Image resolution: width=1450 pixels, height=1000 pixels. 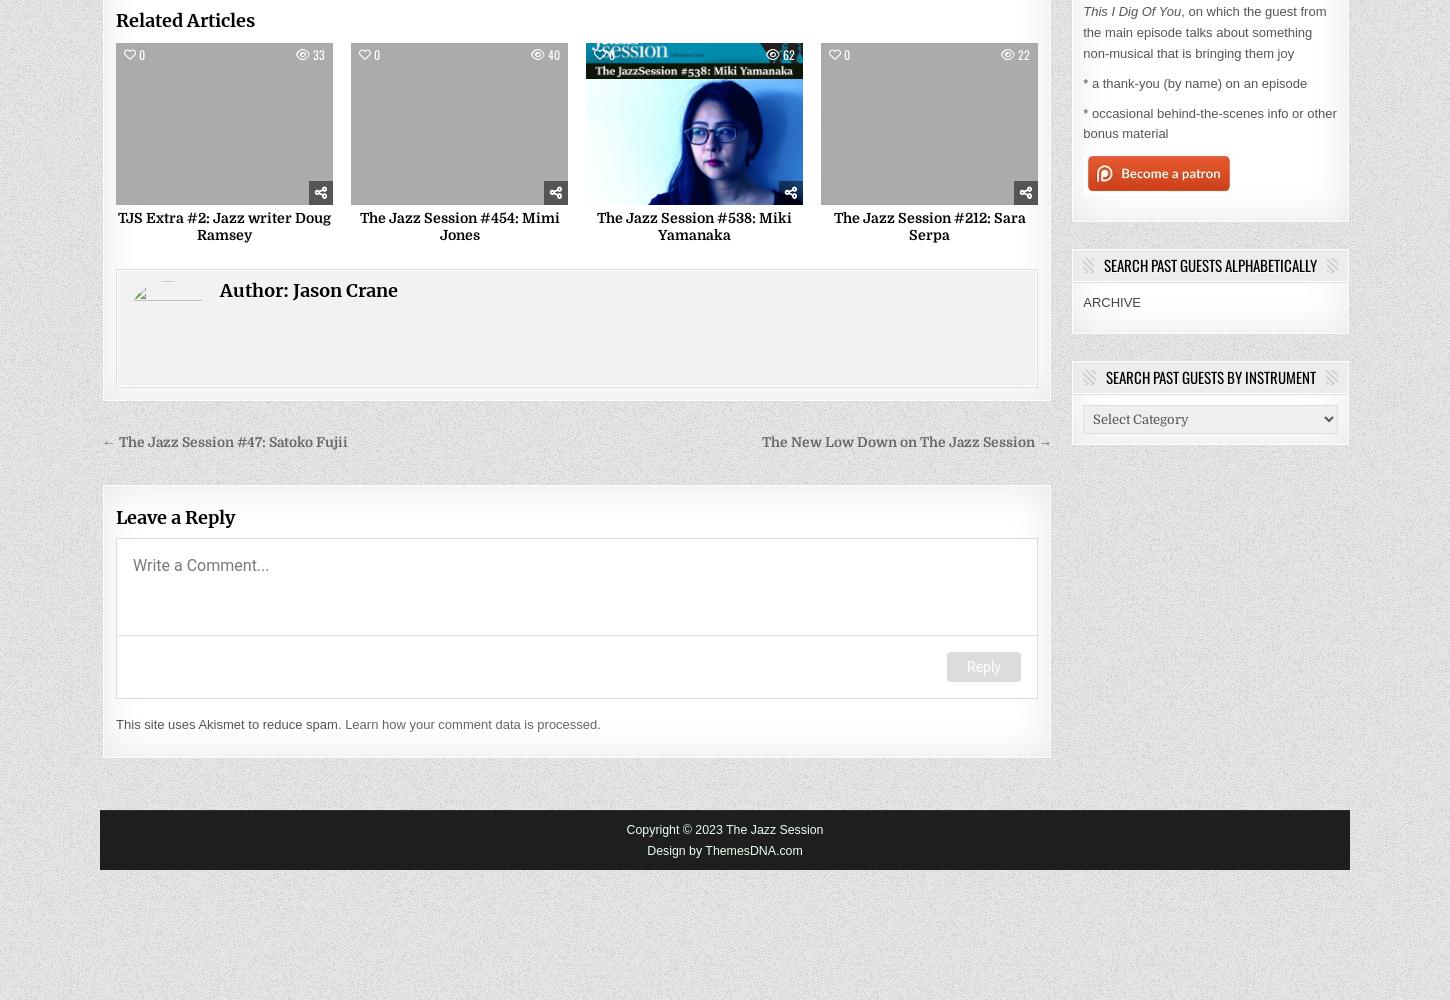 What do you see at coordinates (1111, 302) in the screenshot?
I see `'ARCHIVE'` at bounding box center [1111, 302].